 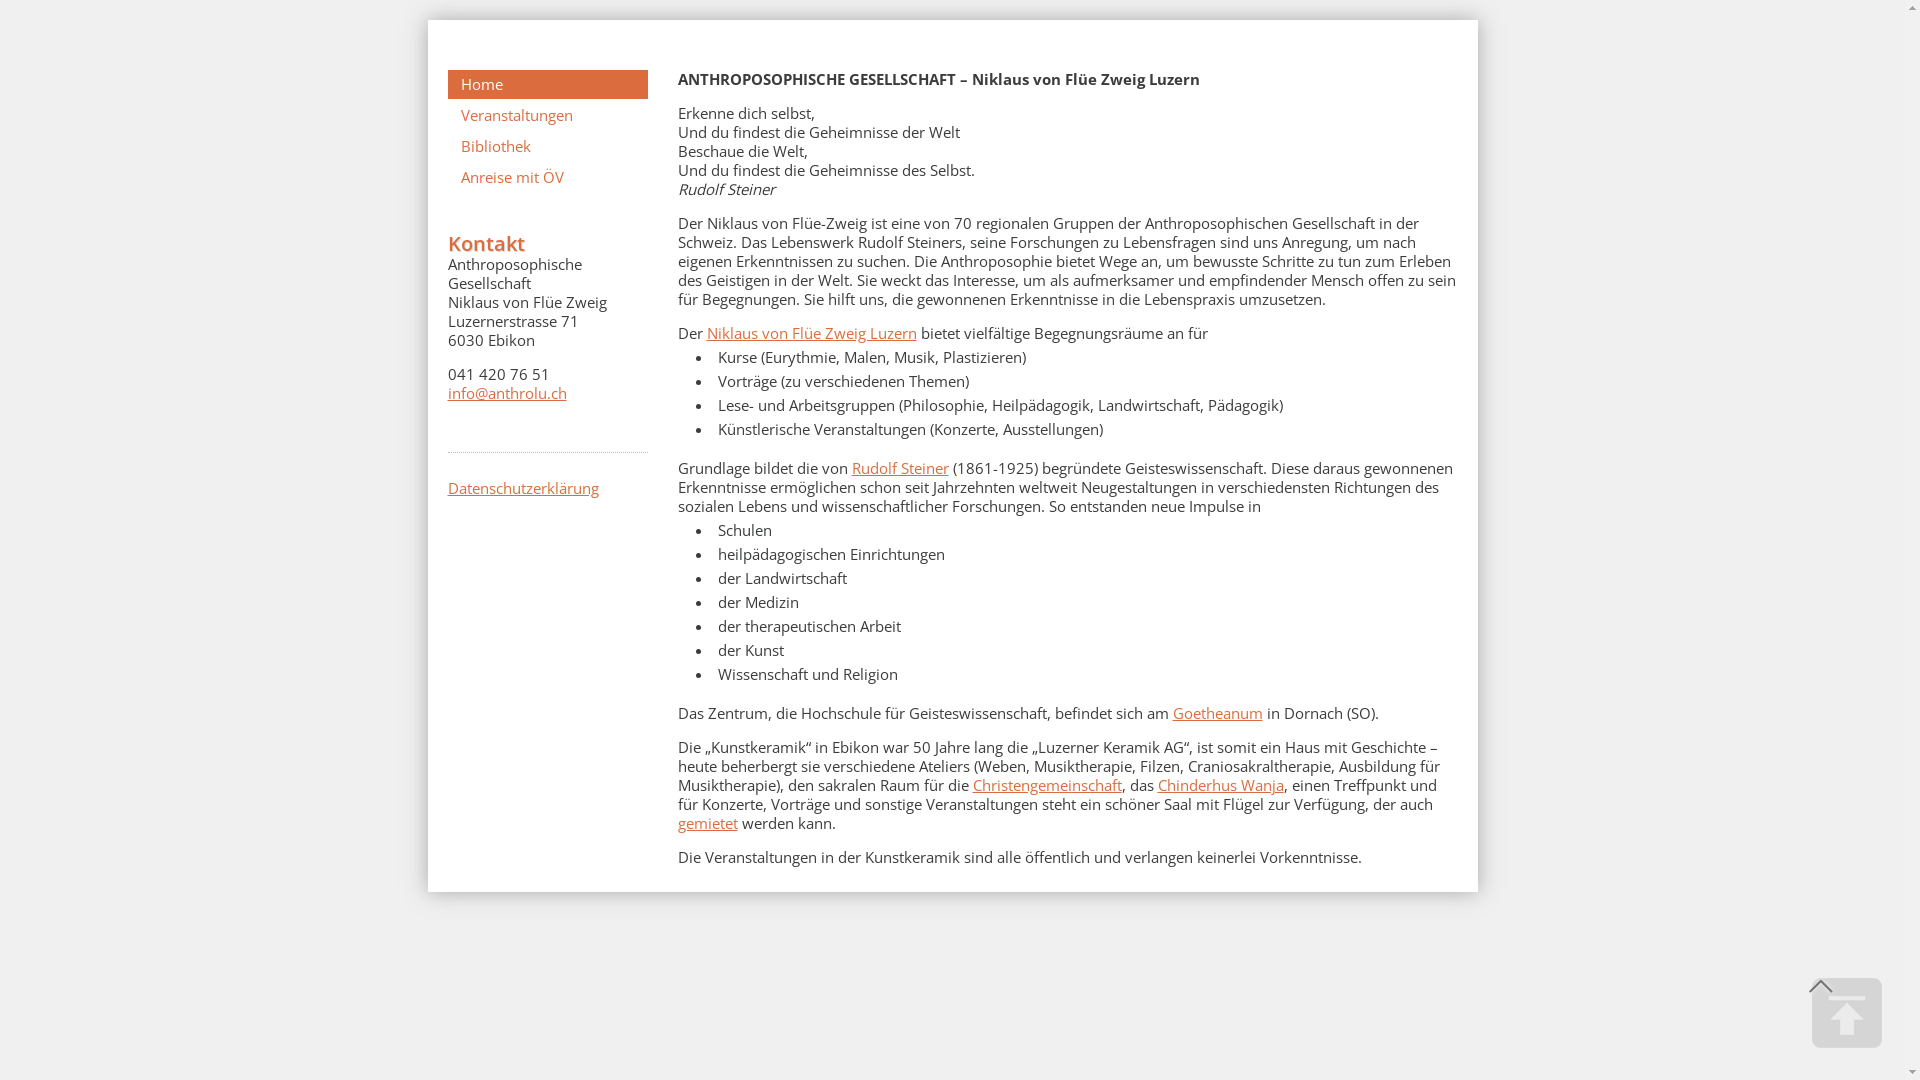 What do you see at coordinates (547, 145) in the screenshot?
I see `'Bibliothek'` at bounding box center [547, 145].